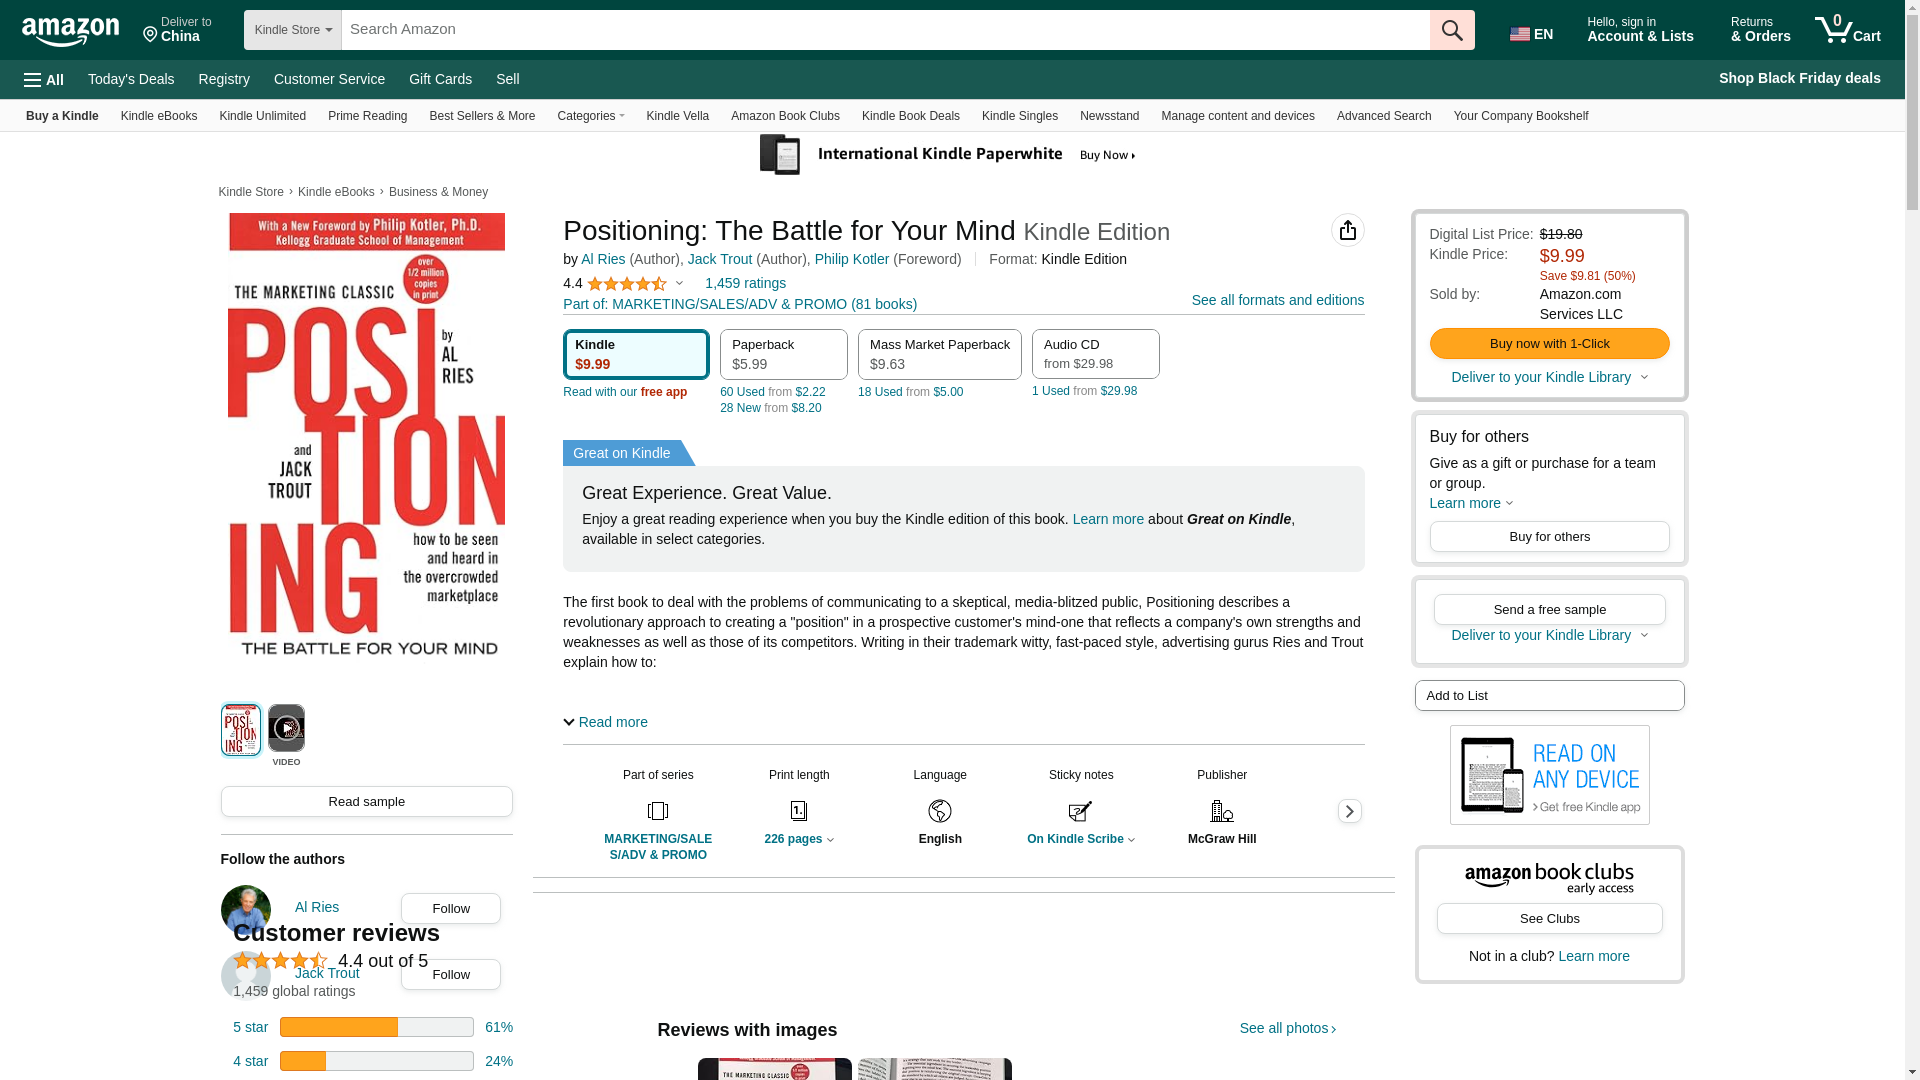  Describe the element at coordinates (158, 115) in the screenshot. I see `'Kindle eBooks'` at that location.